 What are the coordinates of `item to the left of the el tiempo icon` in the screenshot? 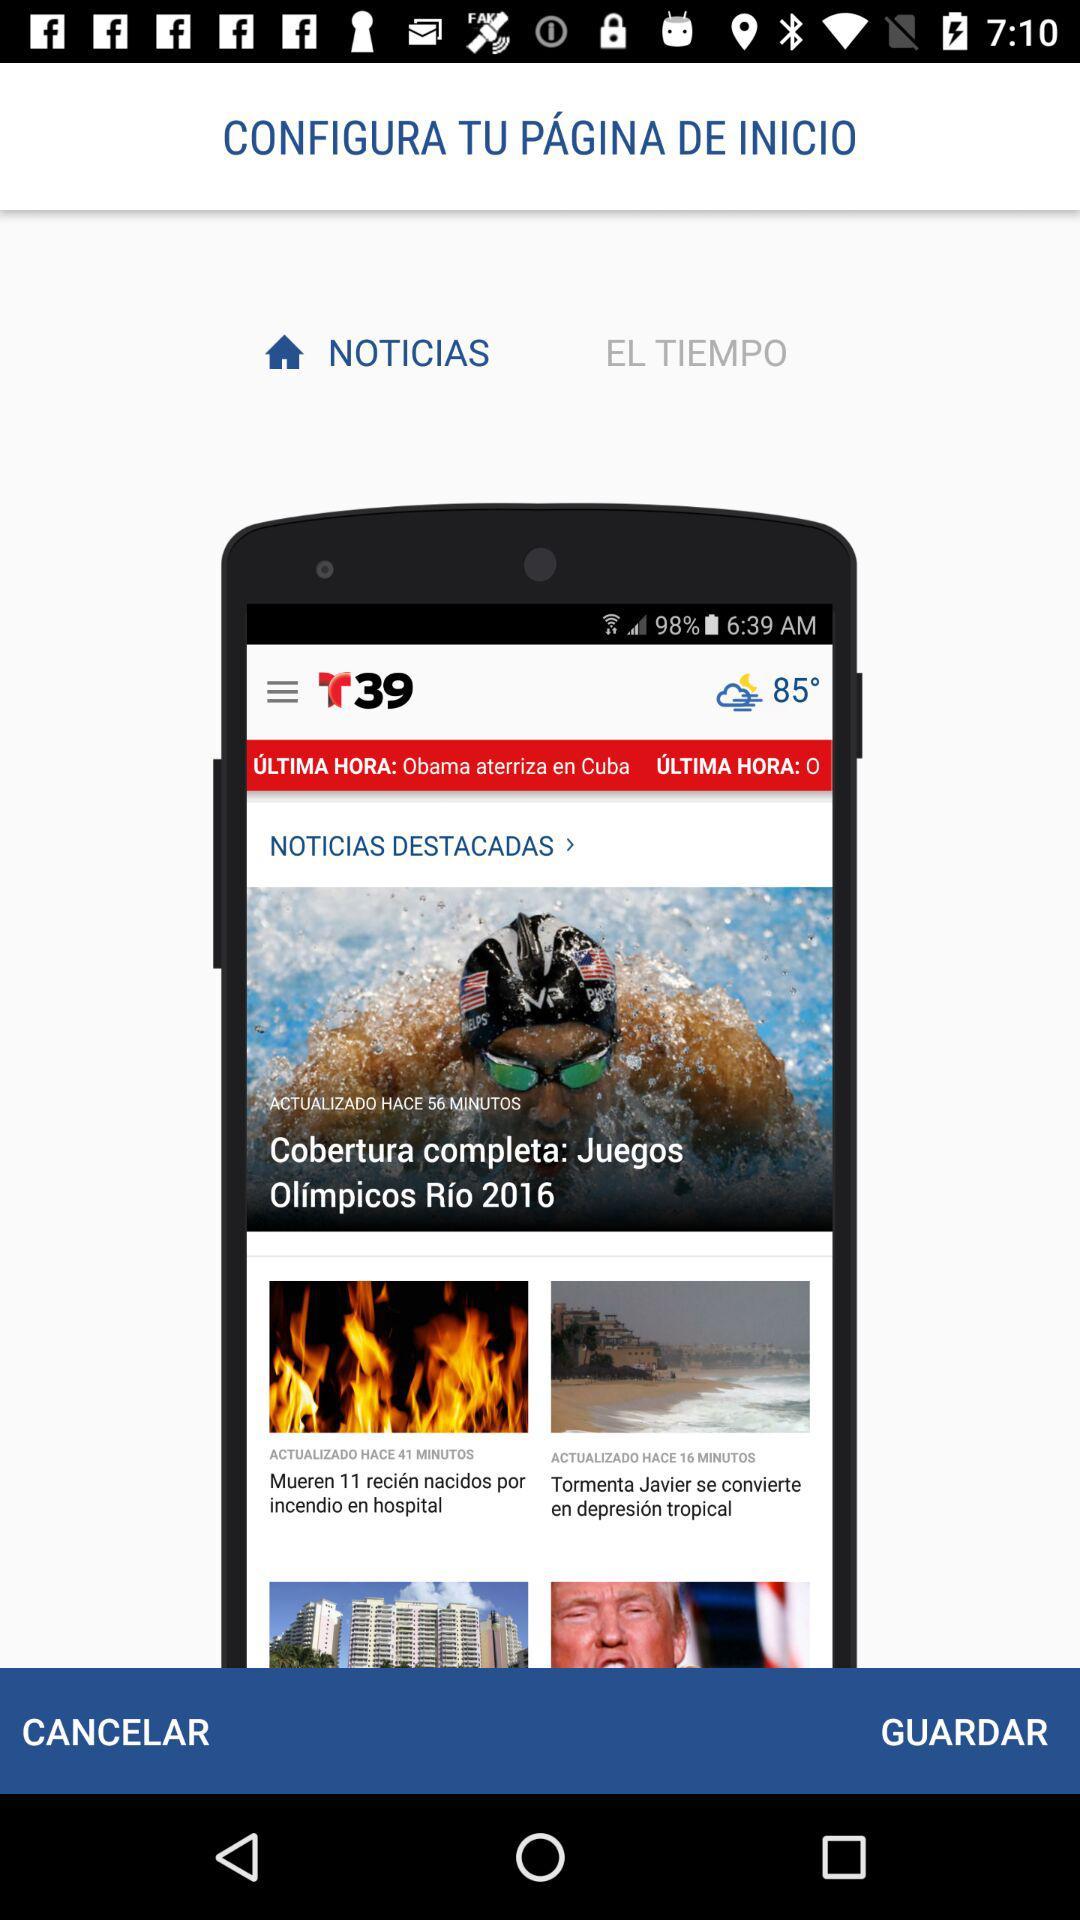 It's located at (403, 351).